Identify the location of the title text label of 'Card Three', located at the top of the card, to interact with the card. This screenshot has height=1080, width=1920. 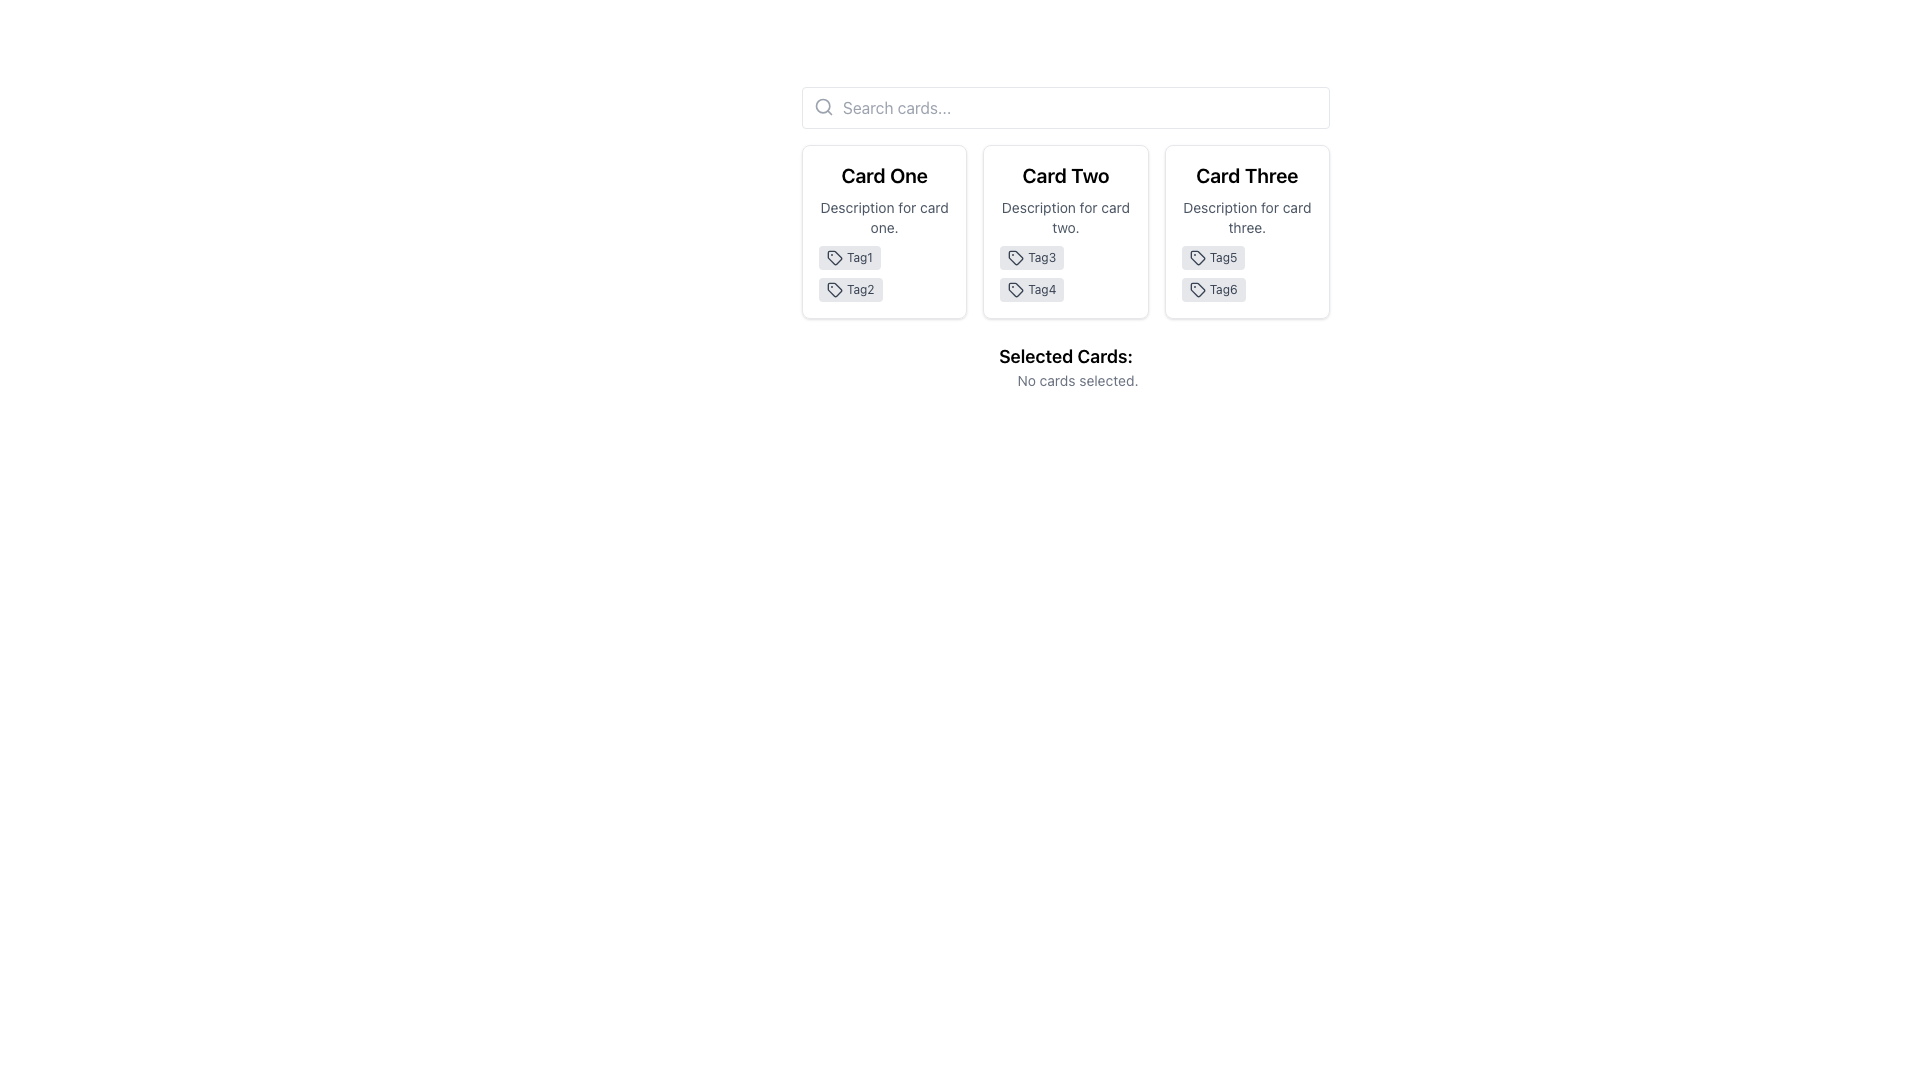
(1246, 175).